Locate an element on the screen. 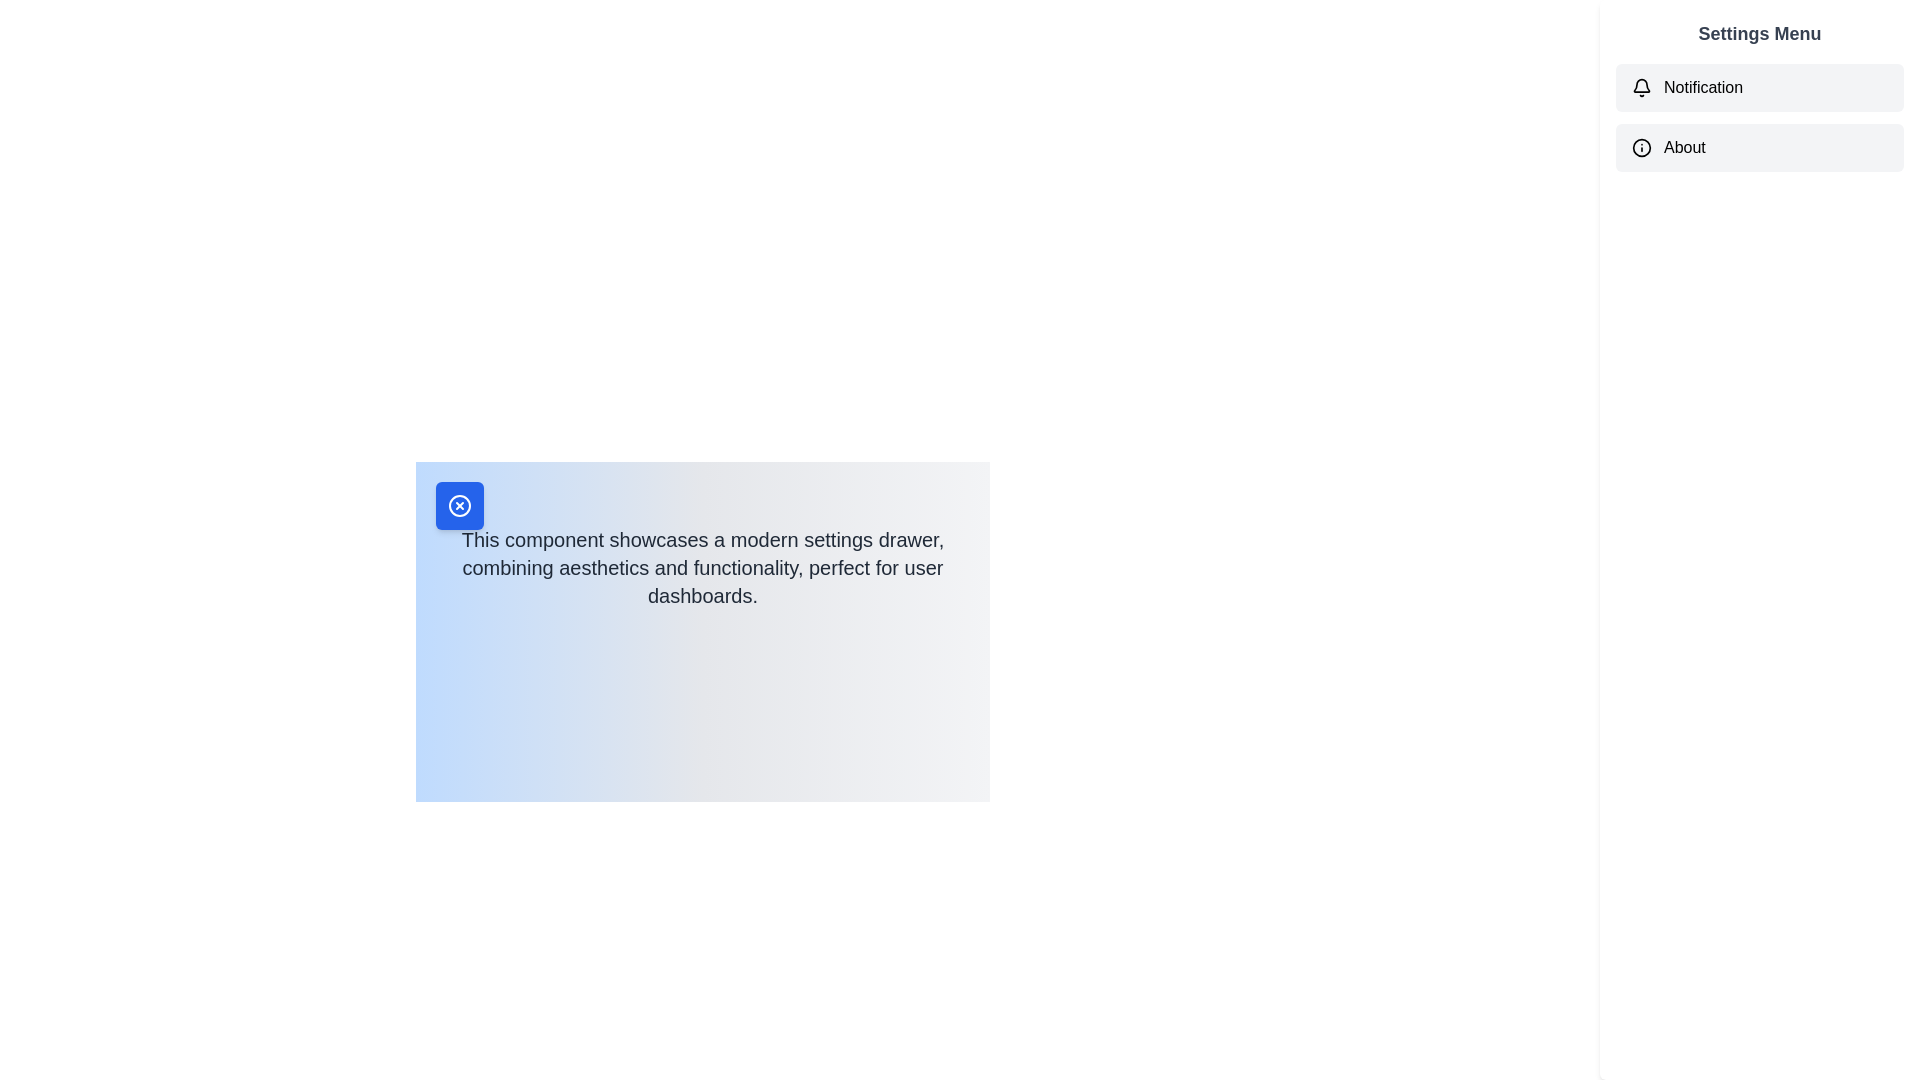  the 'Settings Menu' header located at the top of the sidebar panel, which displays the text in bold, large dark gray font is located at coordinates (1760, 34).